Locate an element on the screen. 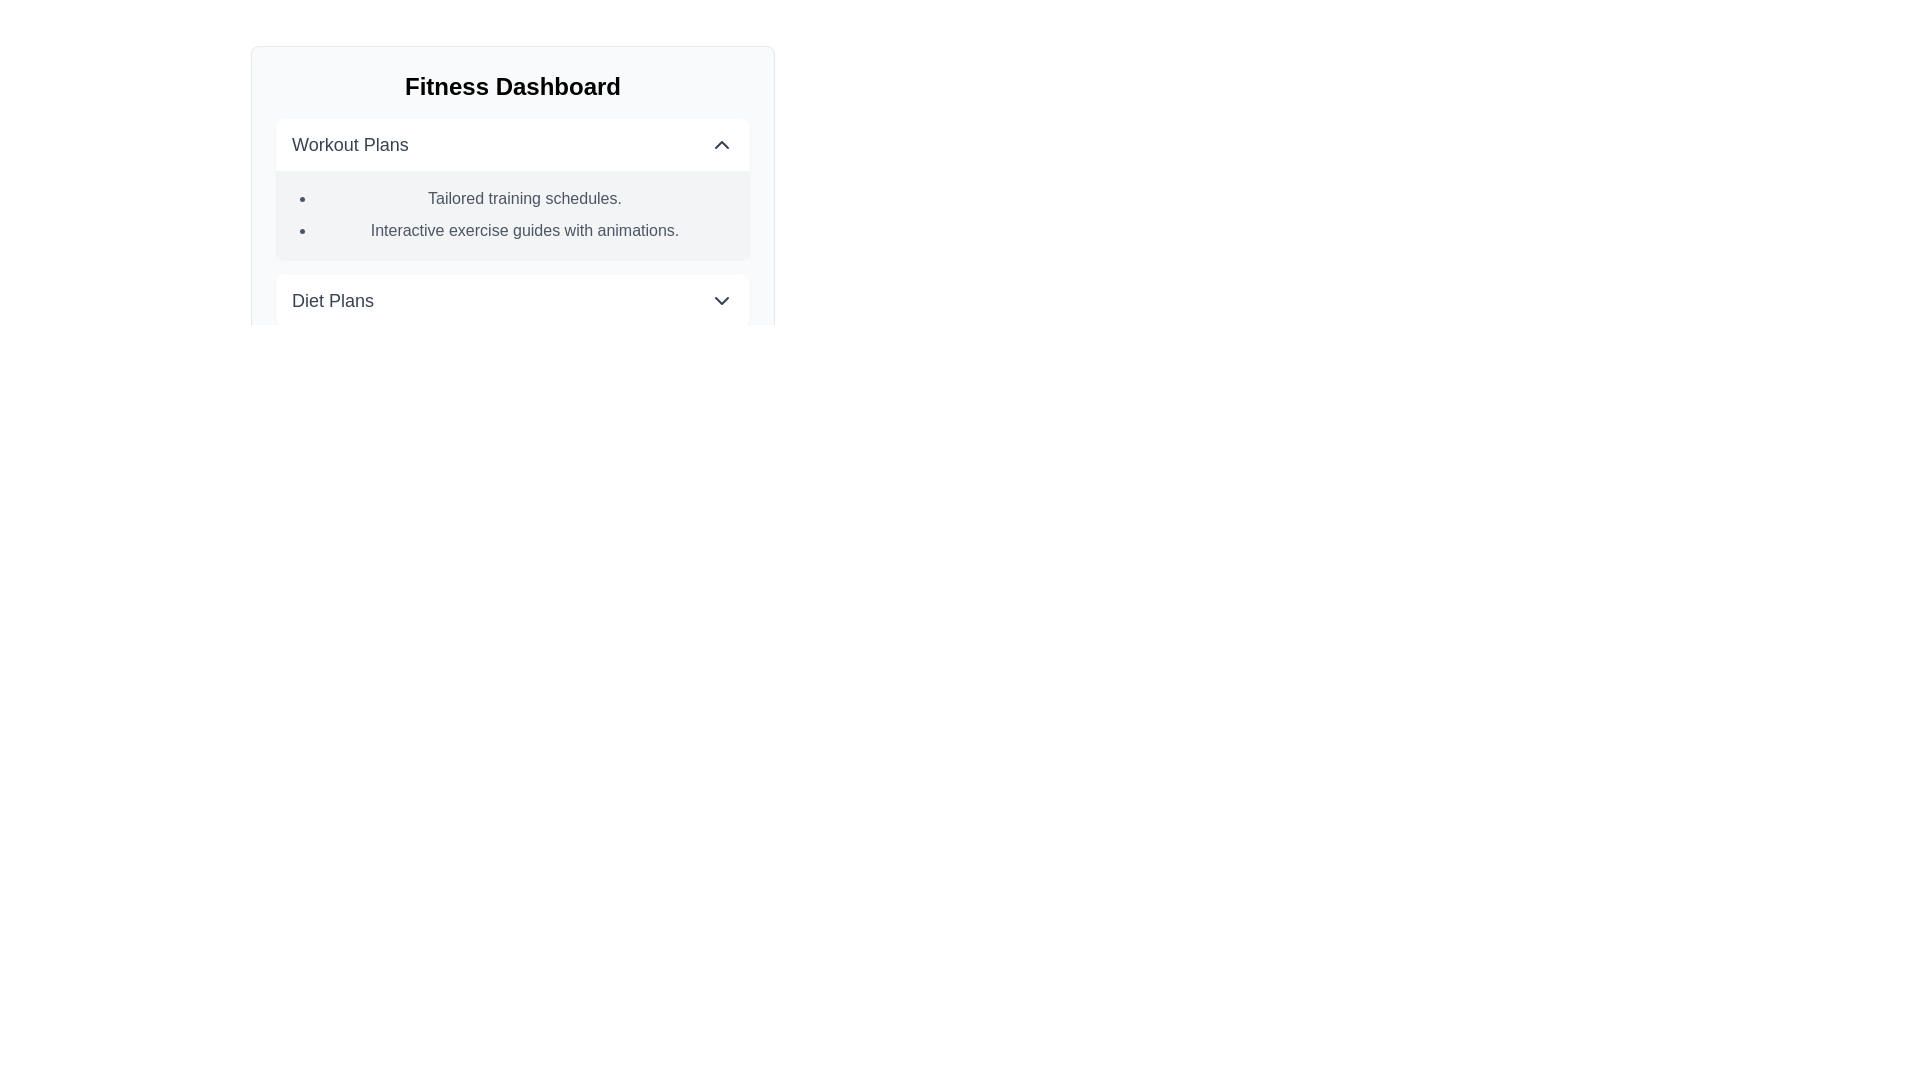 This screenshot has height=1080, width=1920. the upward-pointing chevron arrow button located to the right of the 'Workout Plans' section header is located at coordinates (720, 144).